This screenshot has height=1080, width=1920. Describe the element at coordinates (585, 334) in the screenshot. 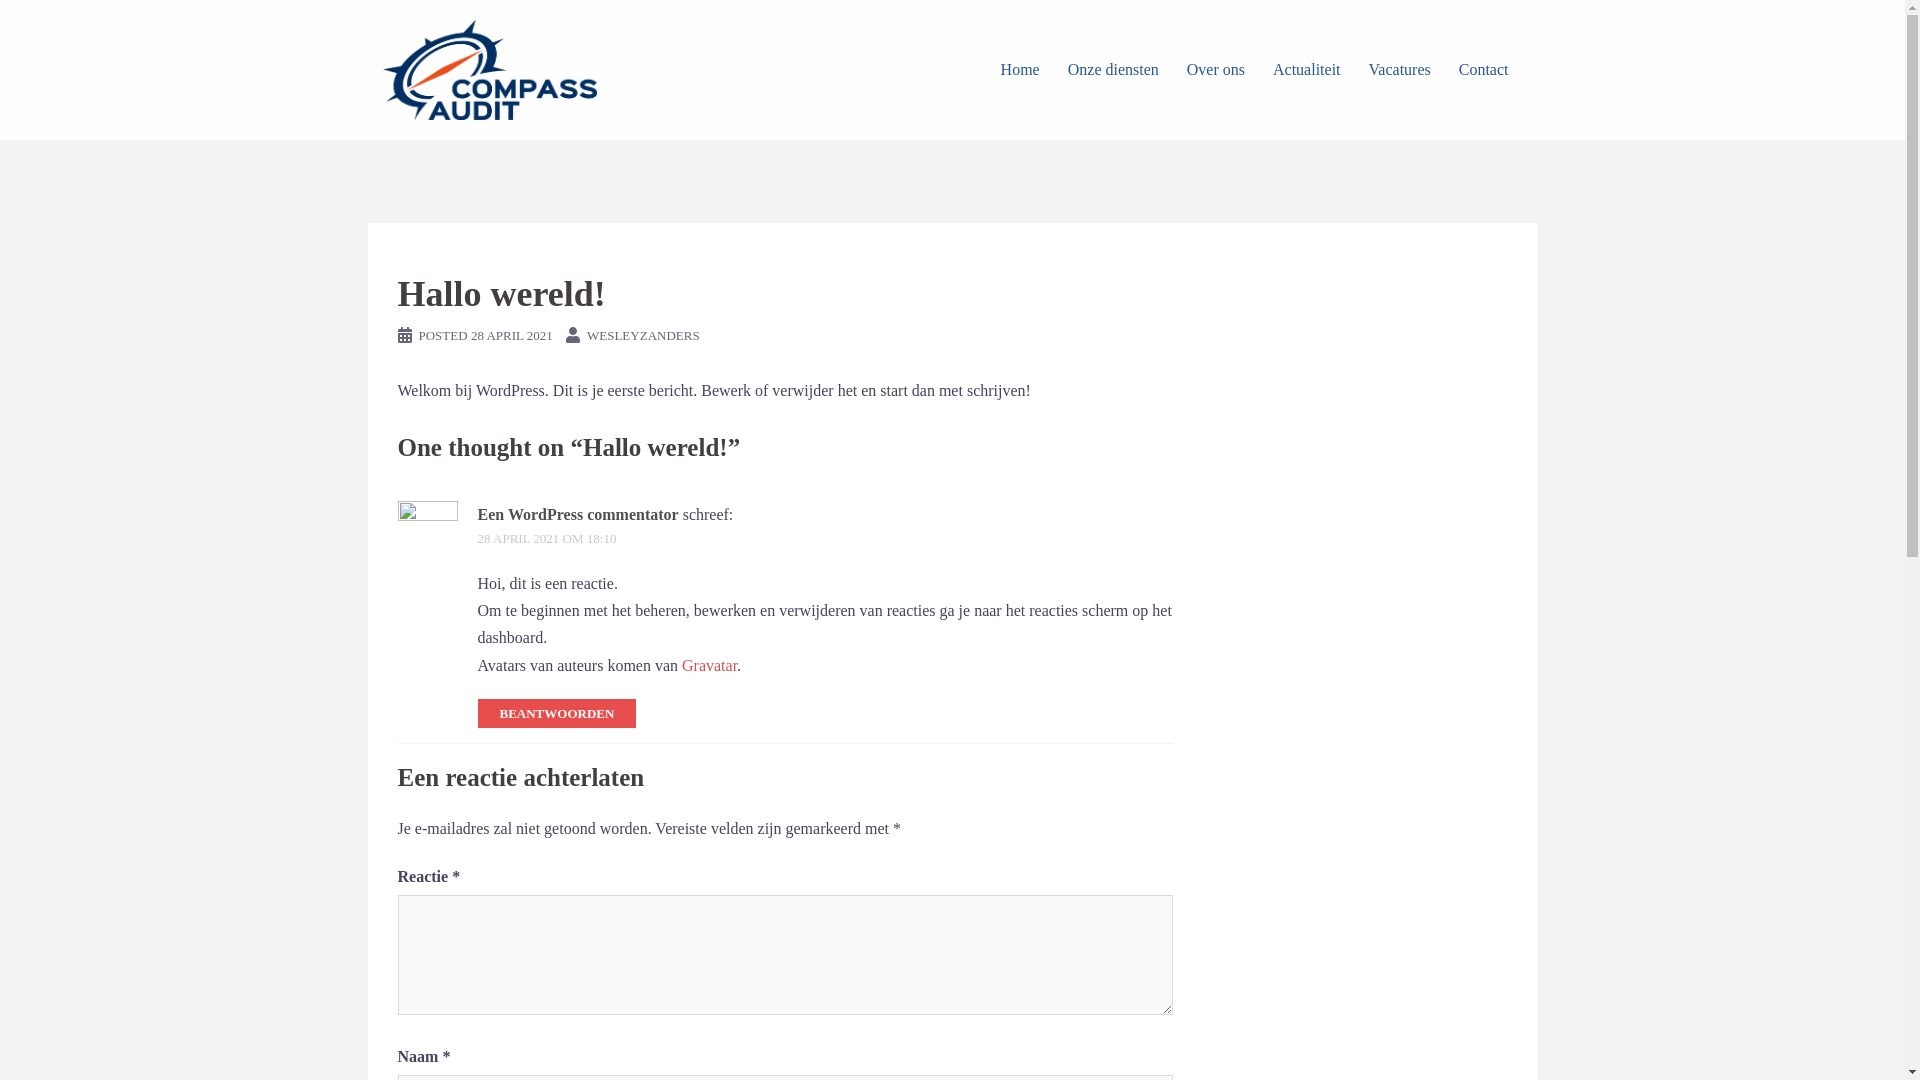

I see `'WESLEYZANDERS'` at that location.